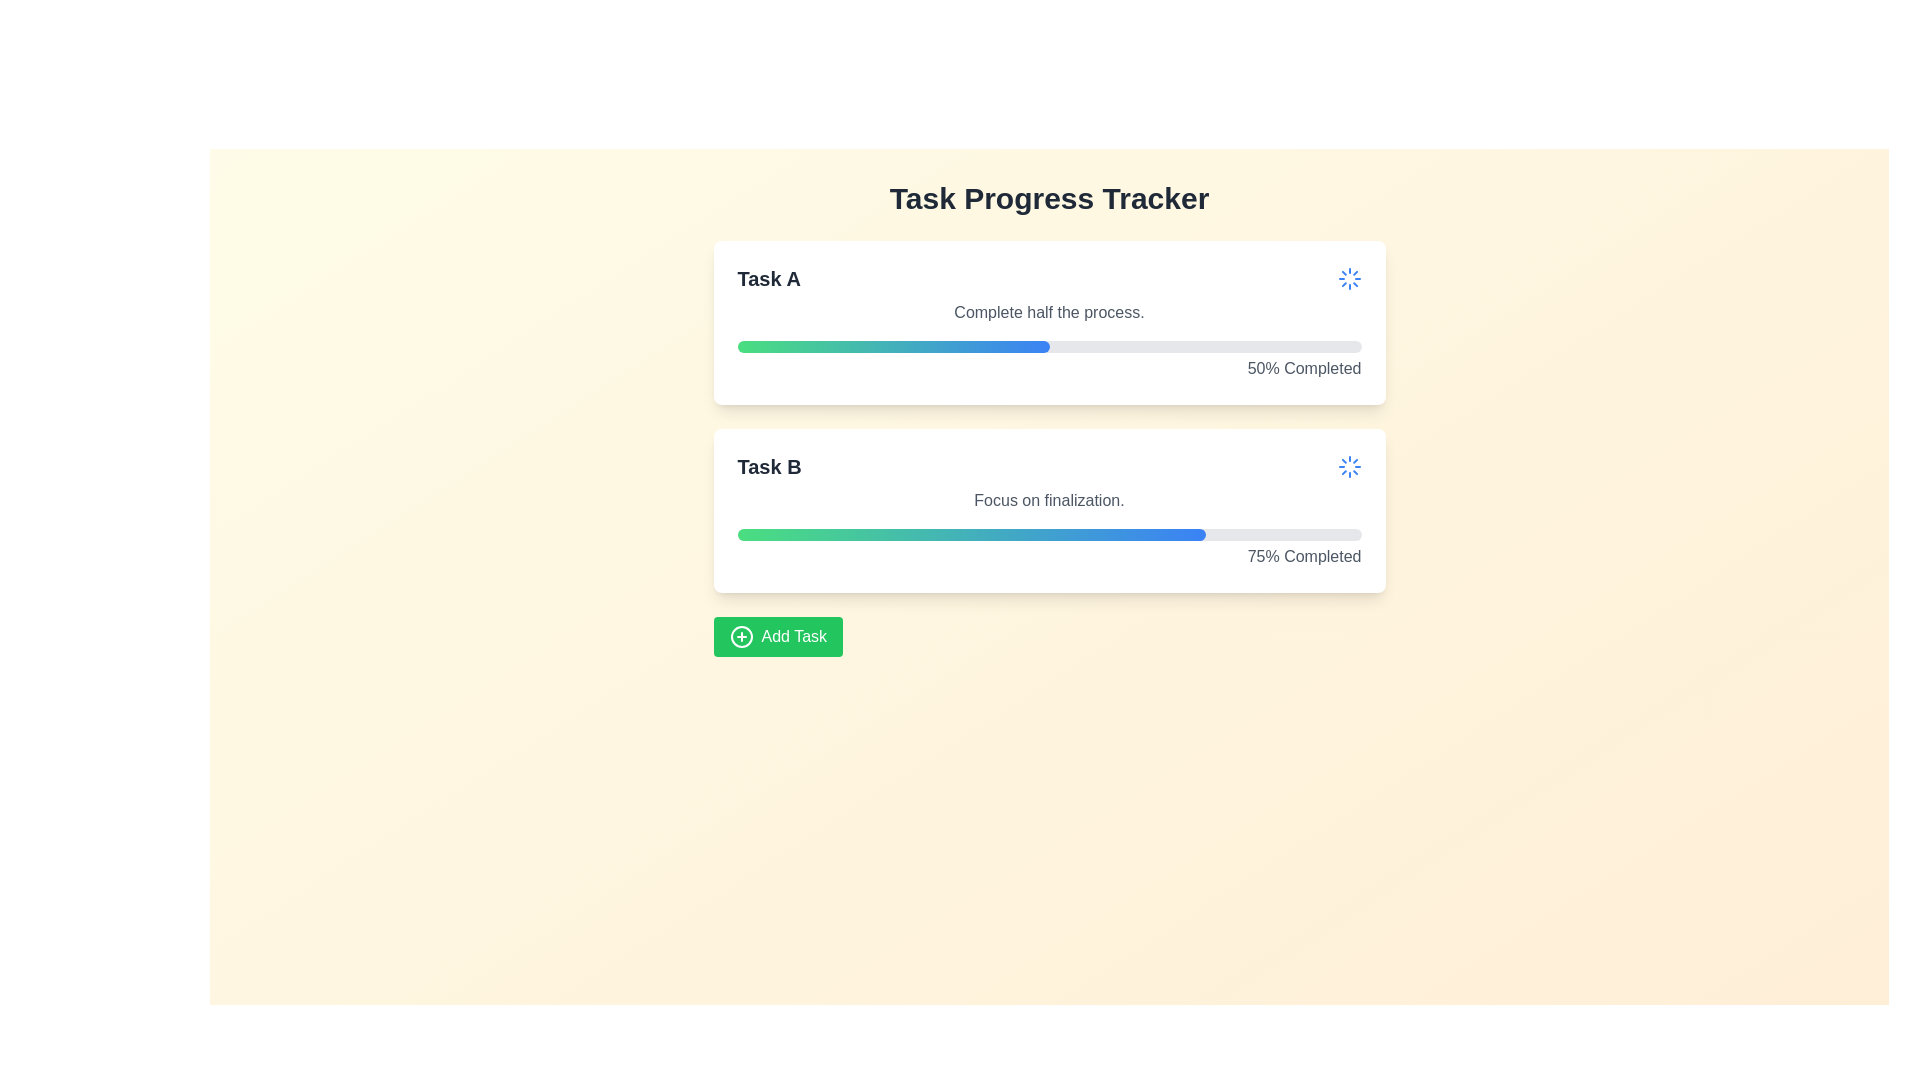 Image resolution: width=1920 pixels, height=1080 pixels. Describe the element at coordinates (768, 278) in the screenshot. I see `the text block displaying 'Task A', which is a bold, large font in dark gray, positioned at the top-left of its enclosing task card` at that location.